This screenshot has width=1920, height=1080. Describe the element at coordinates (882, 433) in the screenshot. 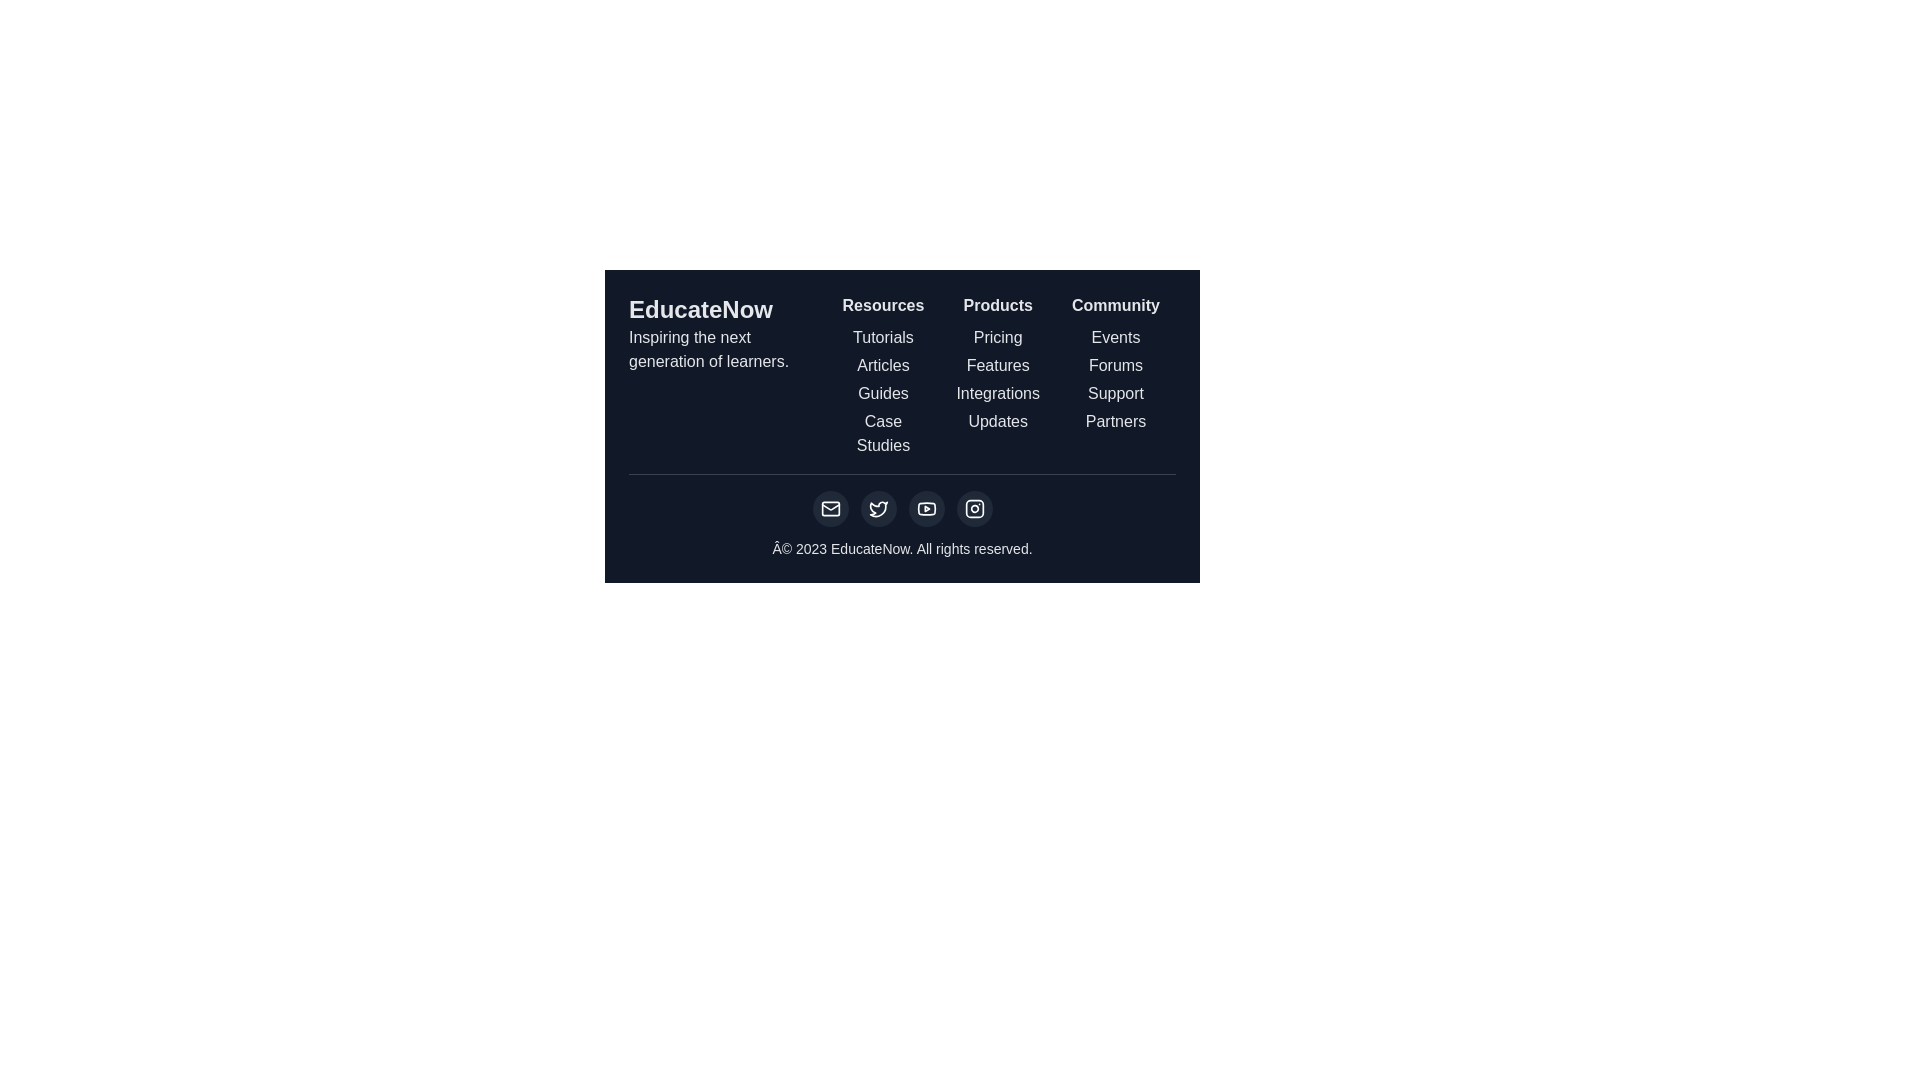

I see `the 'Case Studies' navigation link text located as the fourth item in the 'Resources' column of the footer, beneath the 'Guides' text` at that location.